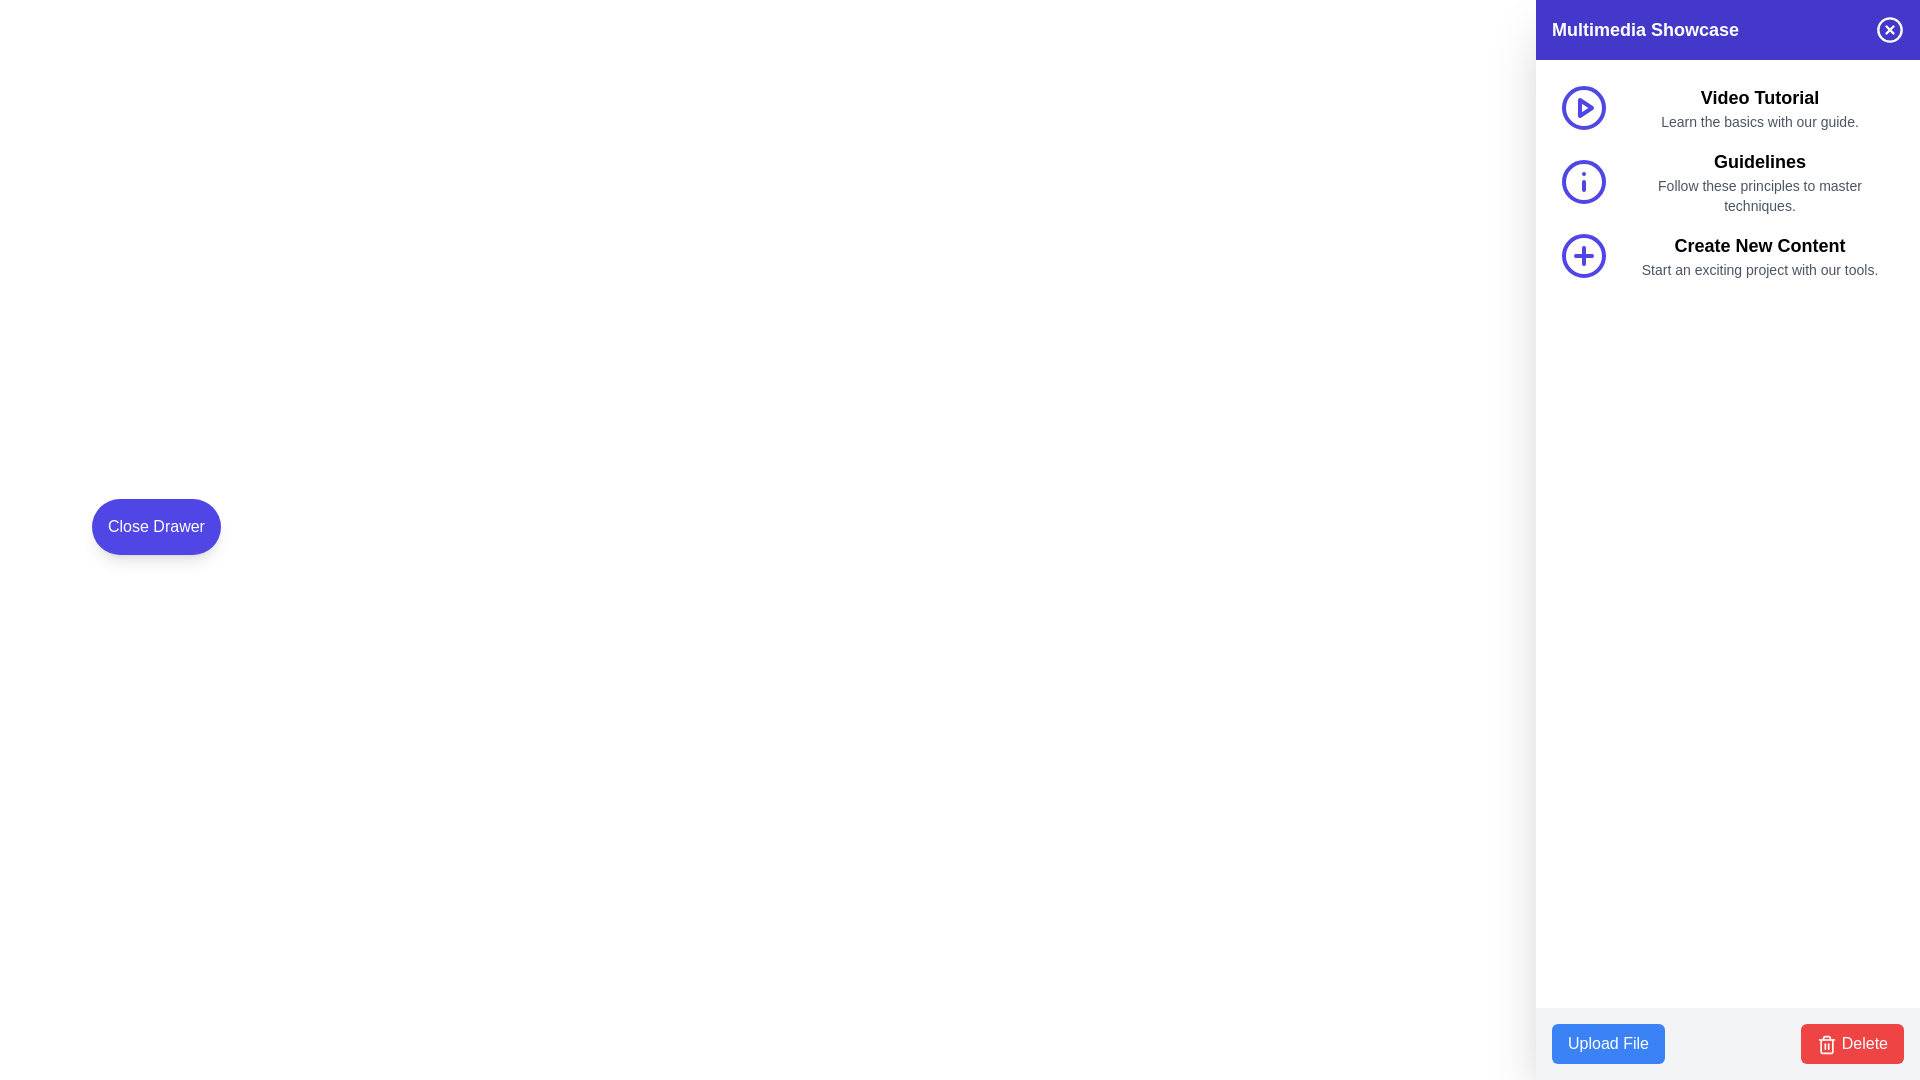  Describe the element at coordinates (1760, 108) in the screenshot. I see `the informational display text block located on the right-hand side of the interface, positioned below the play button icon and above the 'Guidelines' item` at that location.